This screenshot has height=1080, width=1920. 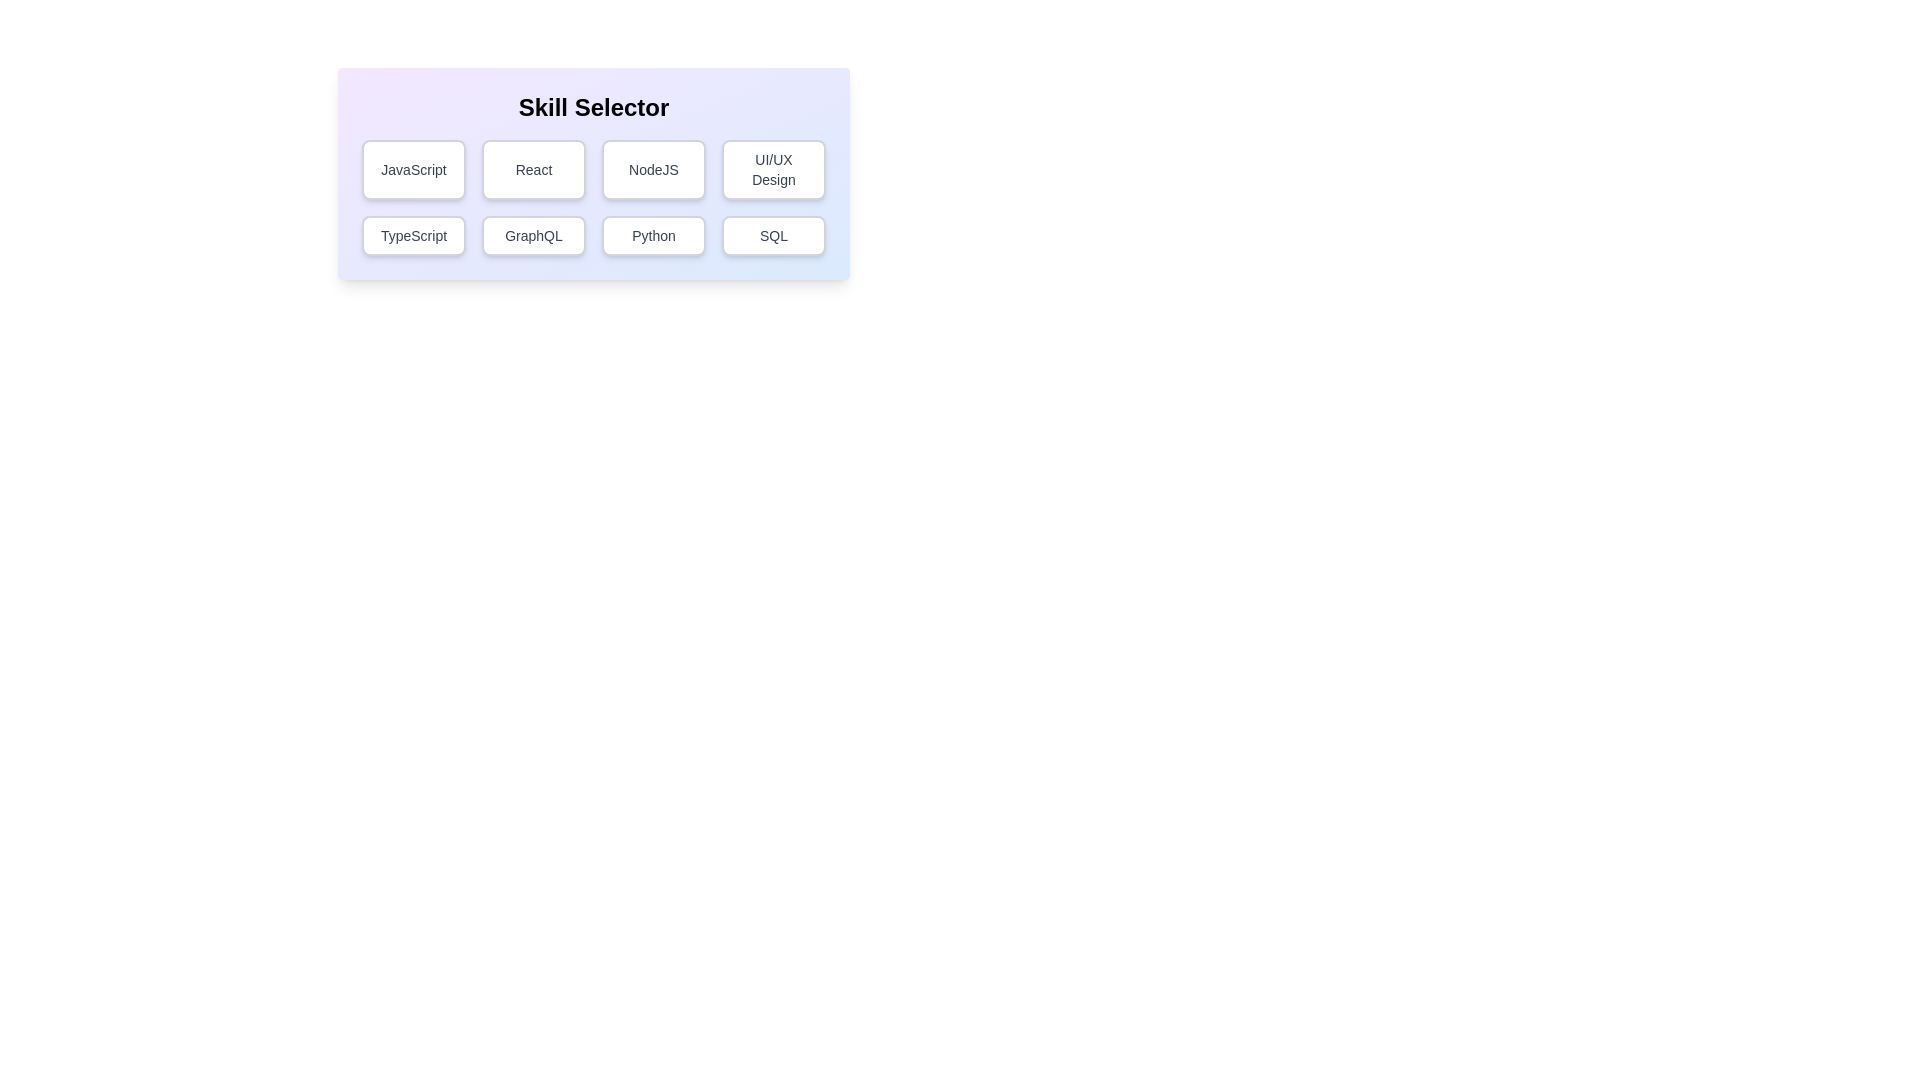 What do you see at coordinates (412, 168) in the screenshot?
I see `the button corresponding to the skill JavaScript to toggle its selection` at bounding box center [412, 168].